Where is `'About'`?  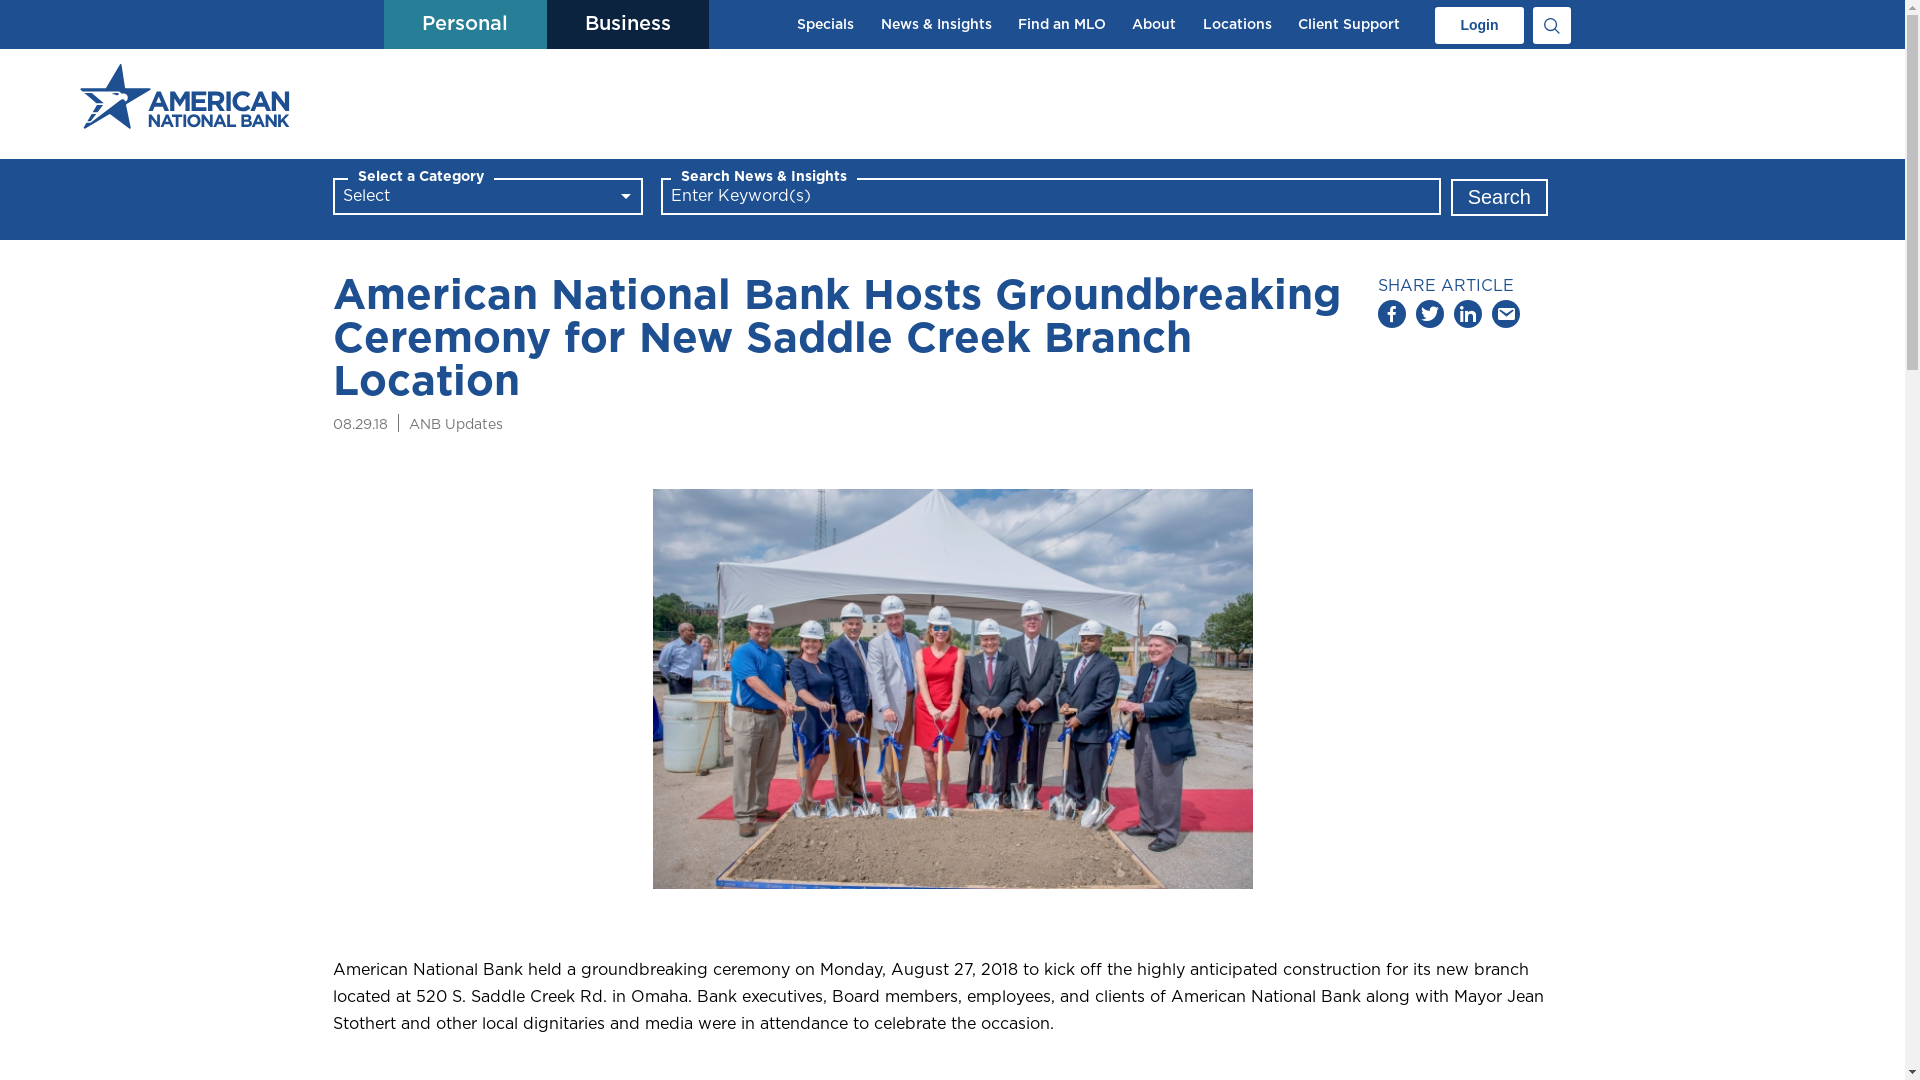
'About' is located at coordinates (1153, 23).